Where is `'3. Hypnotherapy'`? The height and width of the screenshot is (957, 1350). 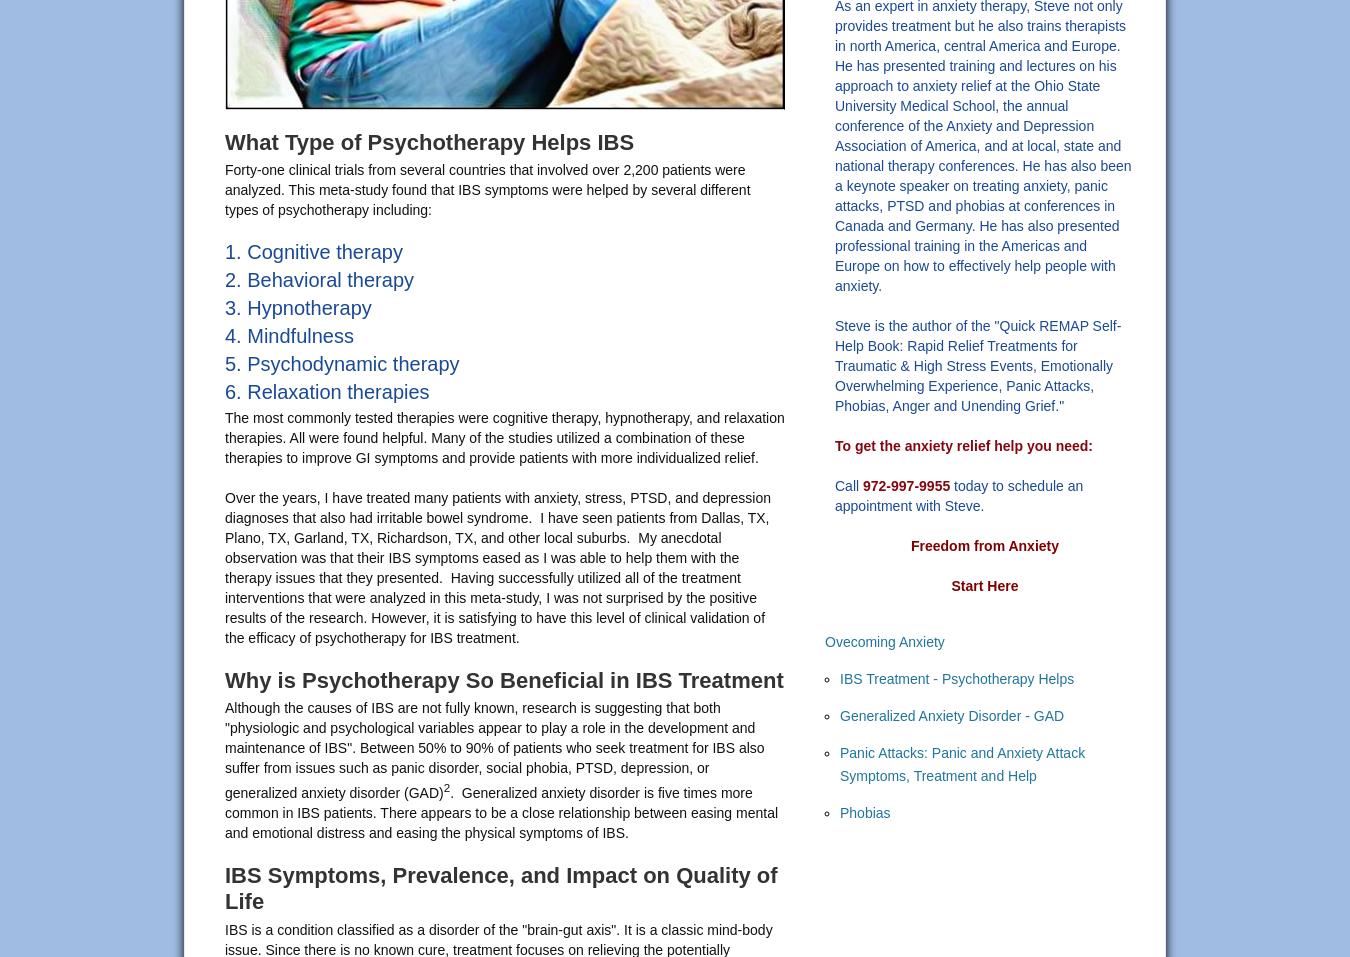 '3. Hypnotherapy' is located at coordinates (296, 307).